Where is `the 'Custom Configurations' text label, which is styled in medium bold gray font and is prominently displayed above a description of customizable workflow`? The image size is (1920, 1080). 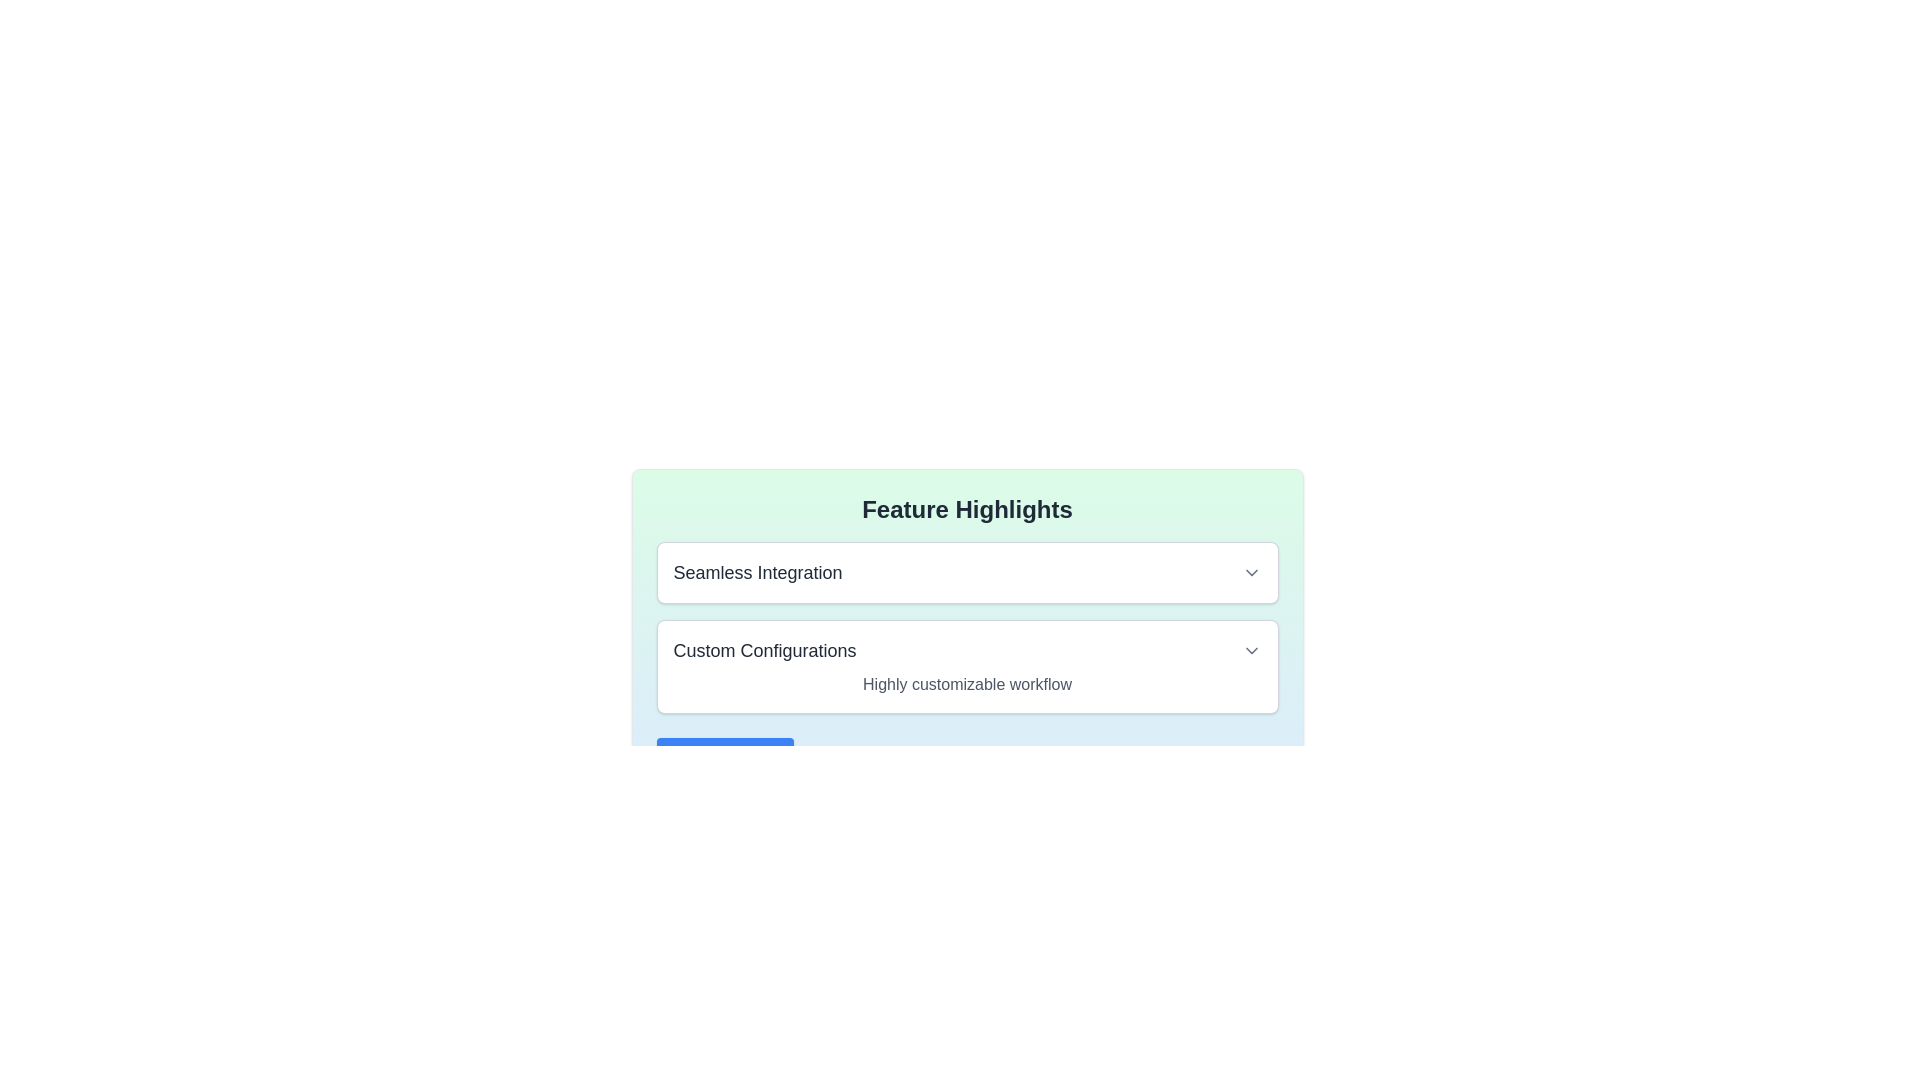 the 'Custom Configurations' text label, which is styled in medium bold gray font and is prominently displayed above a description of customizable workflow is located at coordinates (764, 651).